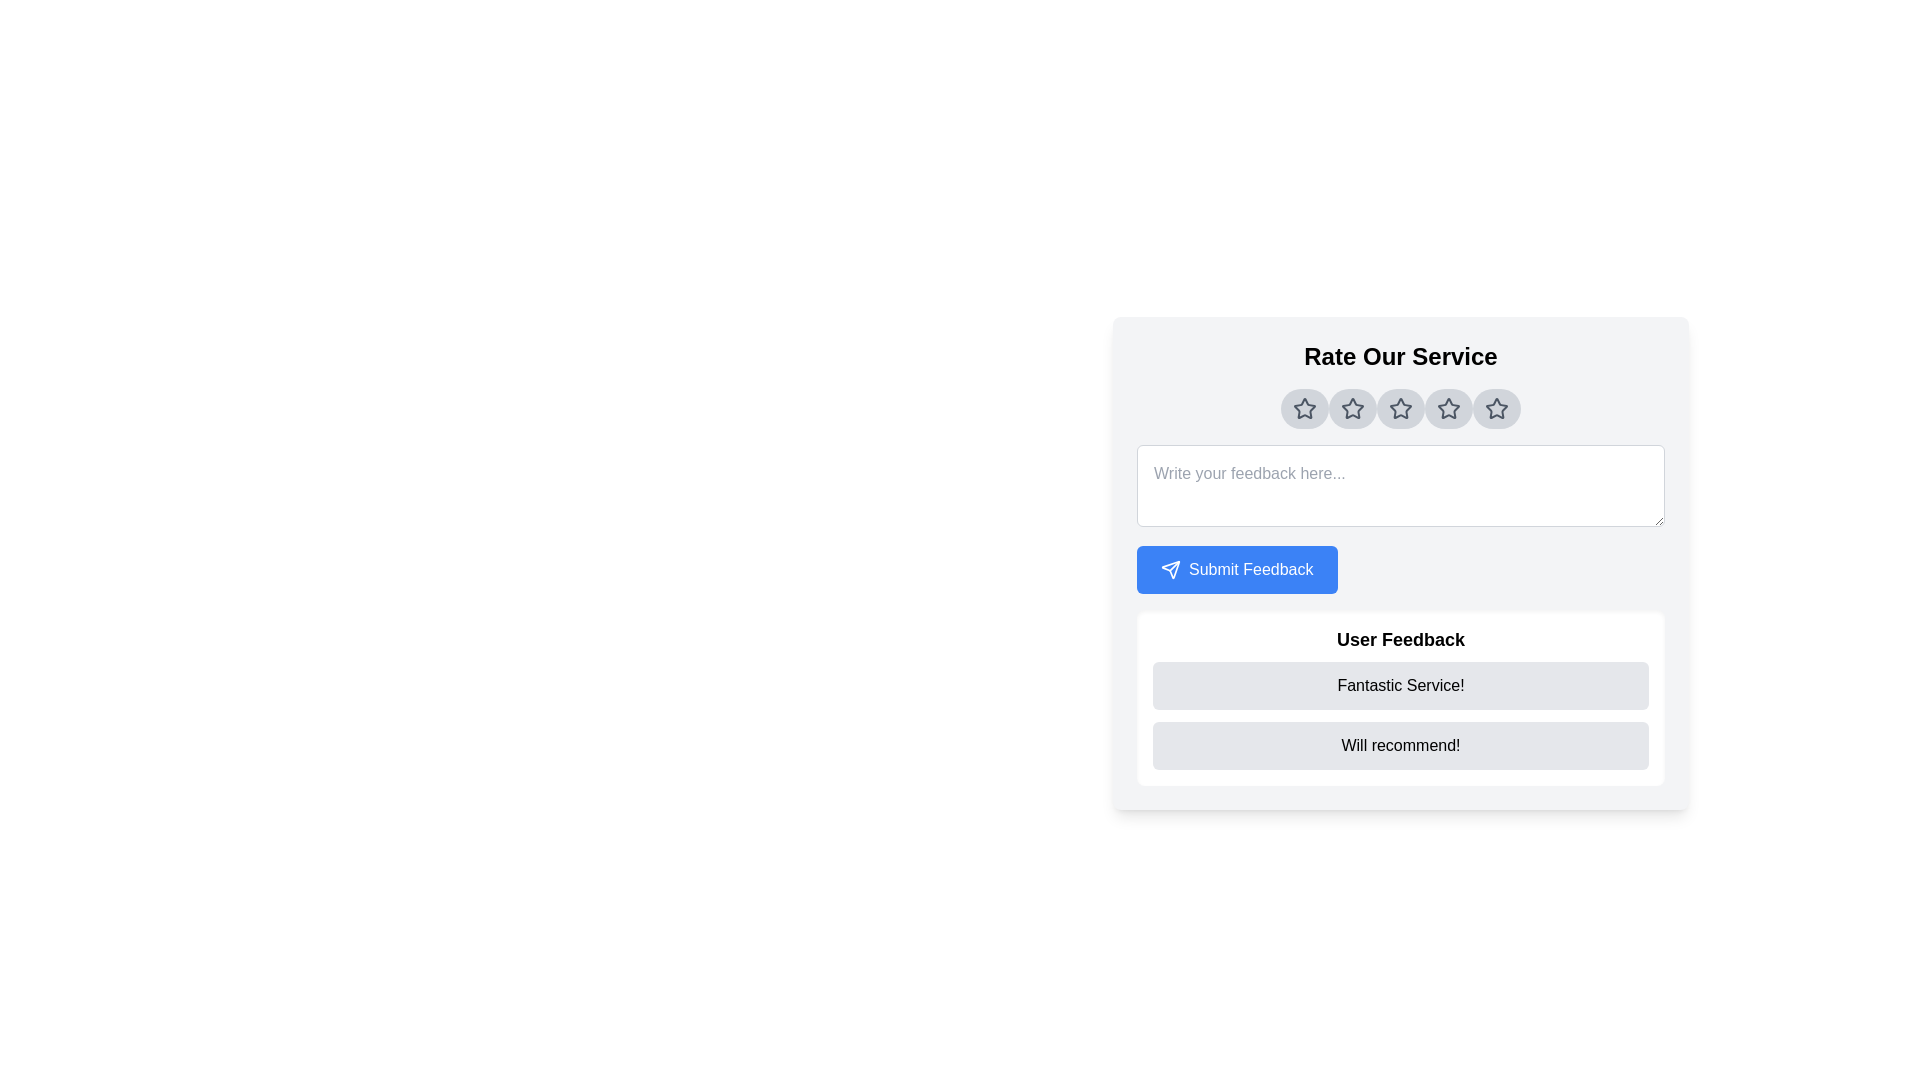 This screenshot has height=1080, width=1920. I want to click on the third star icon from the left in the horizontal row of five star icons under the 'Rate Our Service' header to rate it, so click(1400, 407).